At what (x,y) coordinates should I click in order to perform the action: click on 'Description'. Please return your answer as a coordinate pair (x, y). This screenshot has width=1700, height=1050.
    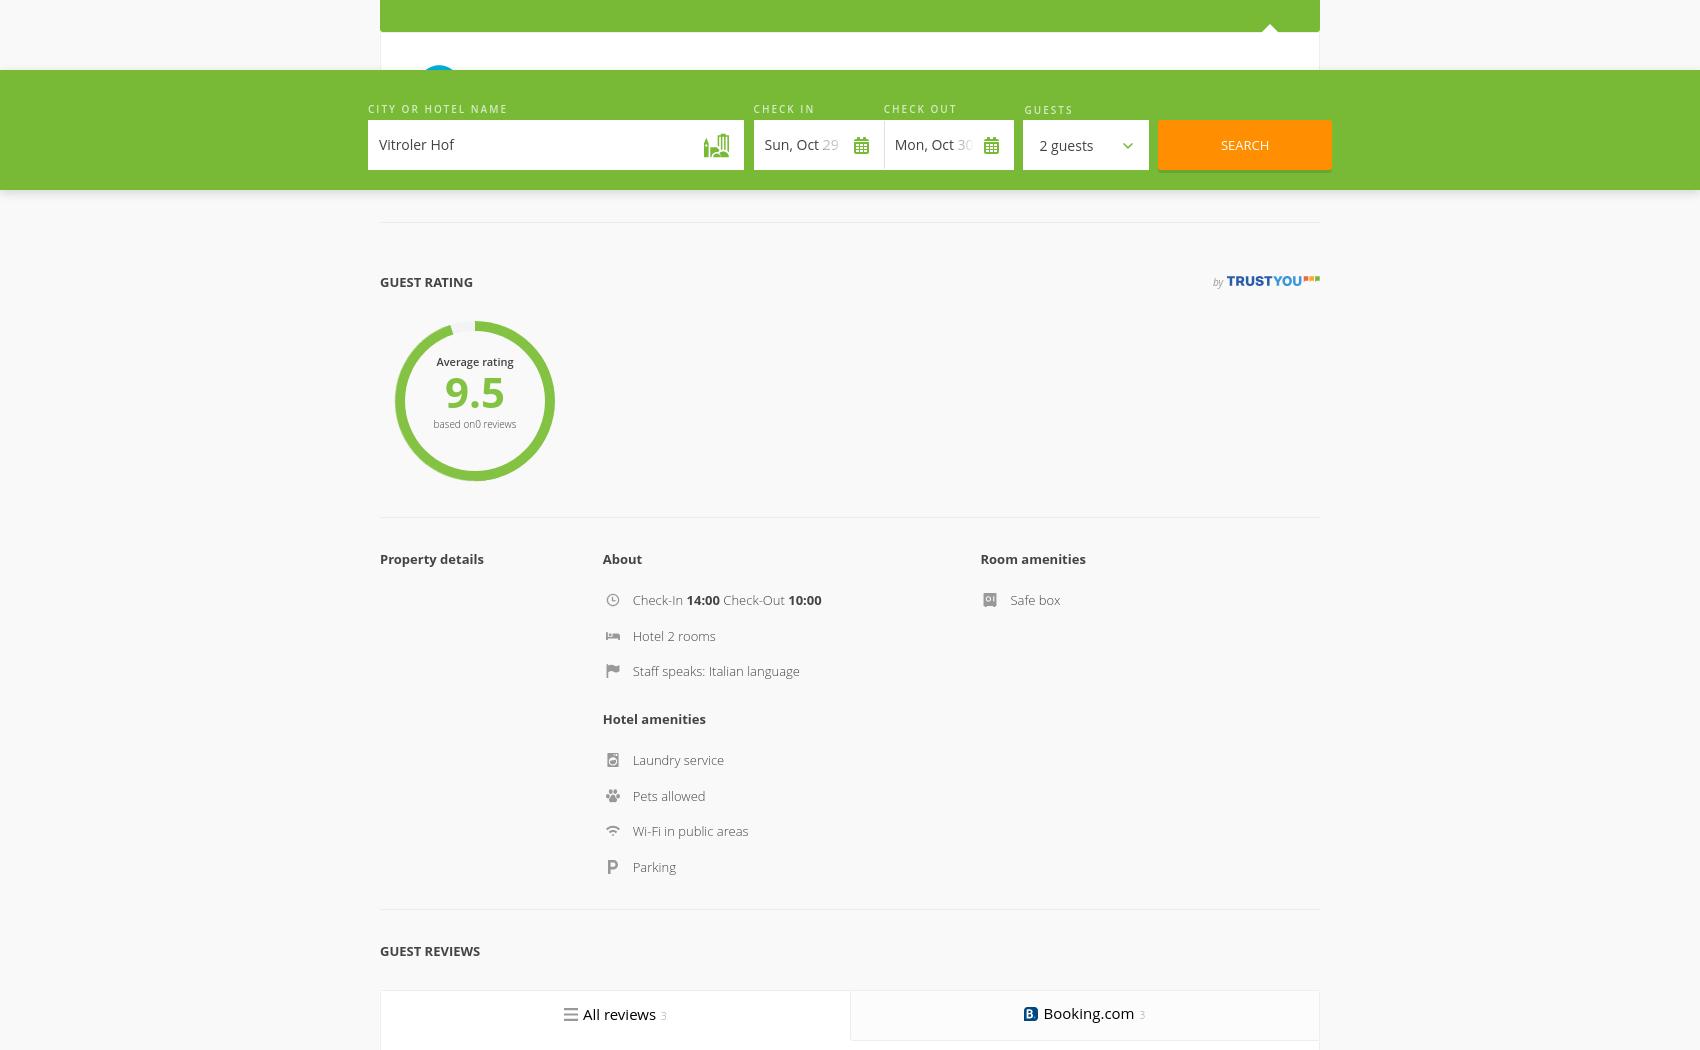
    Looking at the image, I should click on (421, 516).